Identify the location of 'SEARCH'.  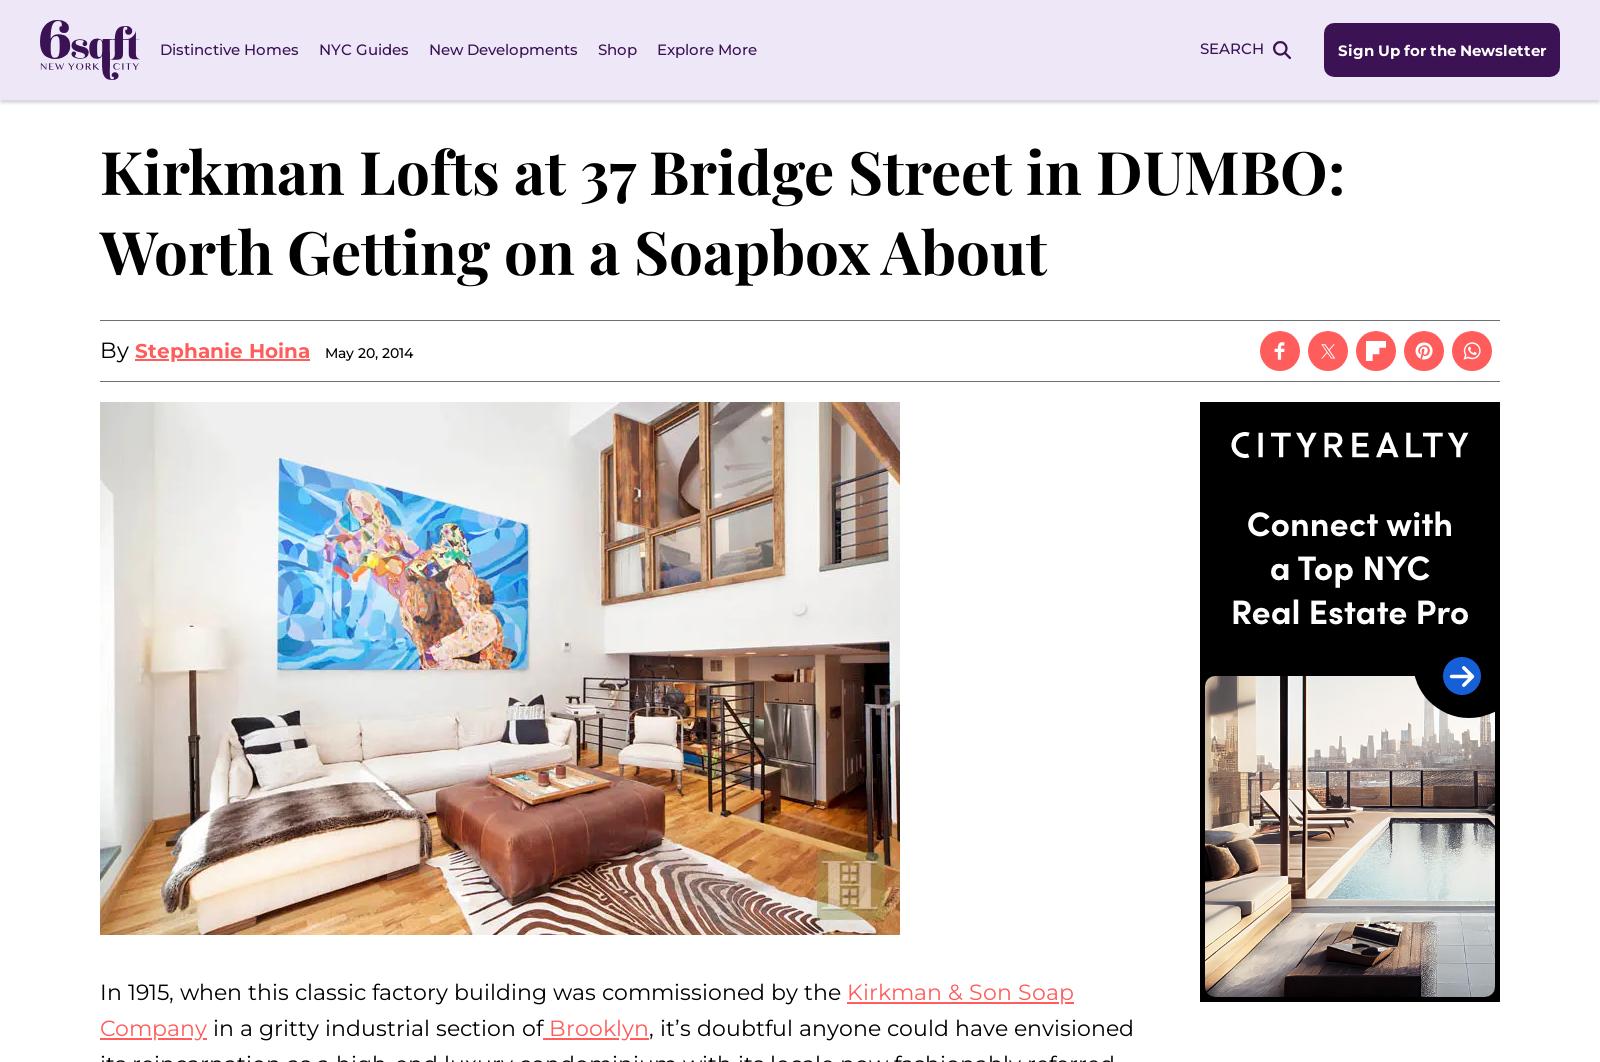
(1231, 48).